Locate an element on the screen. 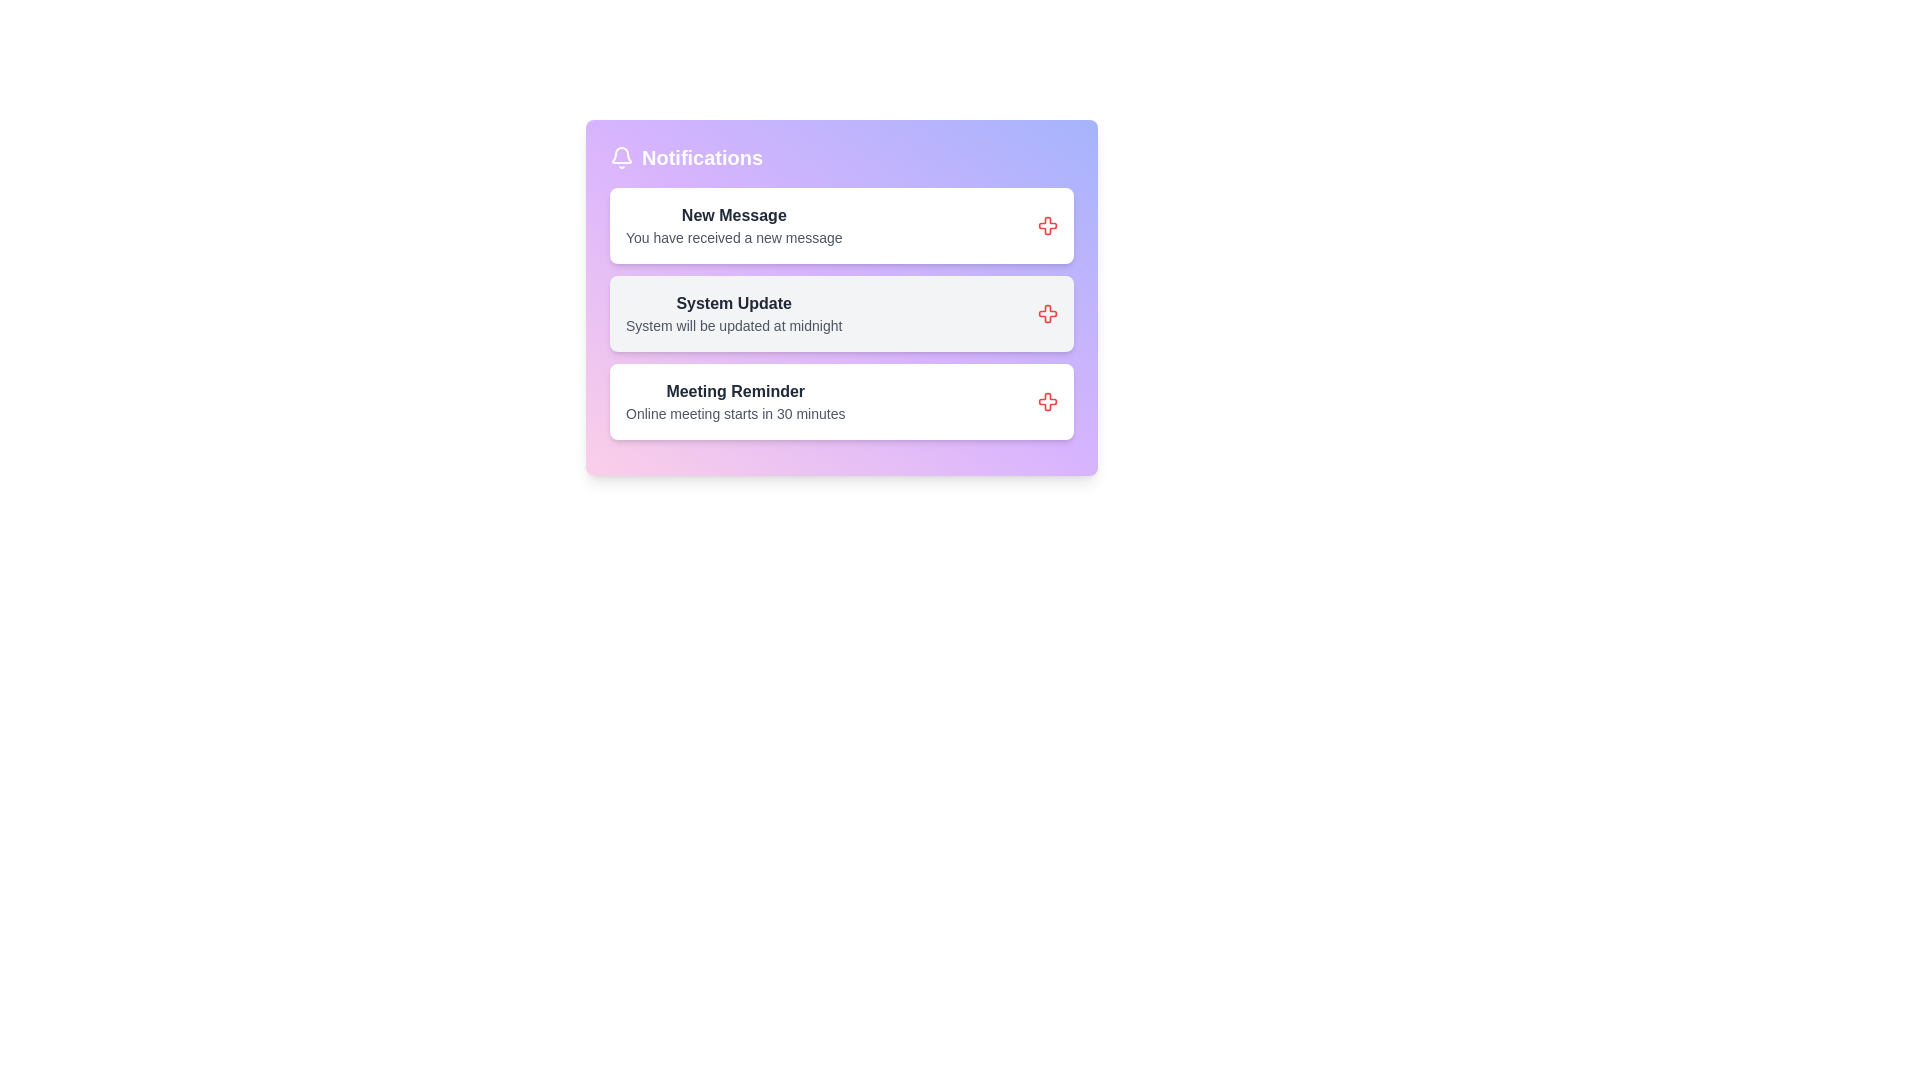 This screenshot has width=1920, height=1080. the details of a notification by selecting the notification with title 'System Update' is located at coordinates (733, 313).